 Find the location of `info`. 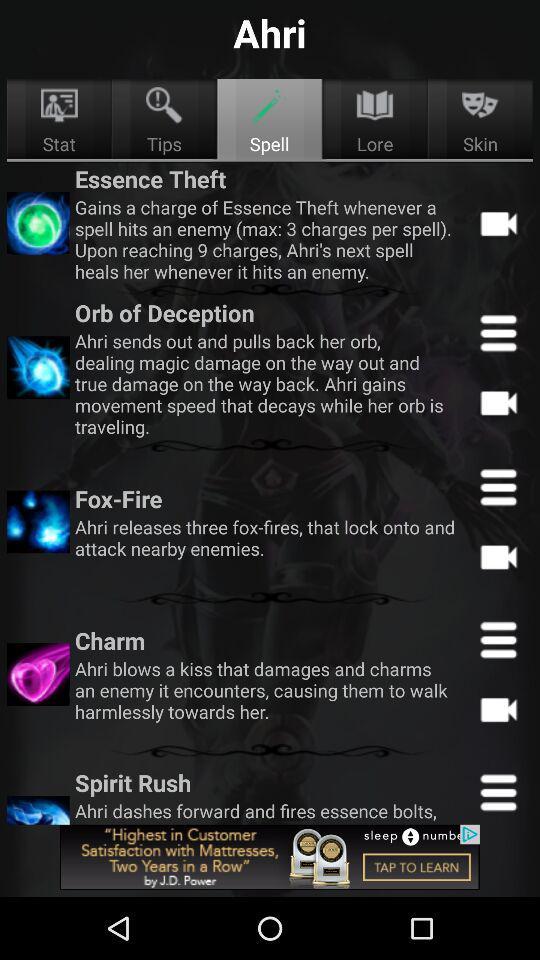

info is located at coordinates (497, 638).